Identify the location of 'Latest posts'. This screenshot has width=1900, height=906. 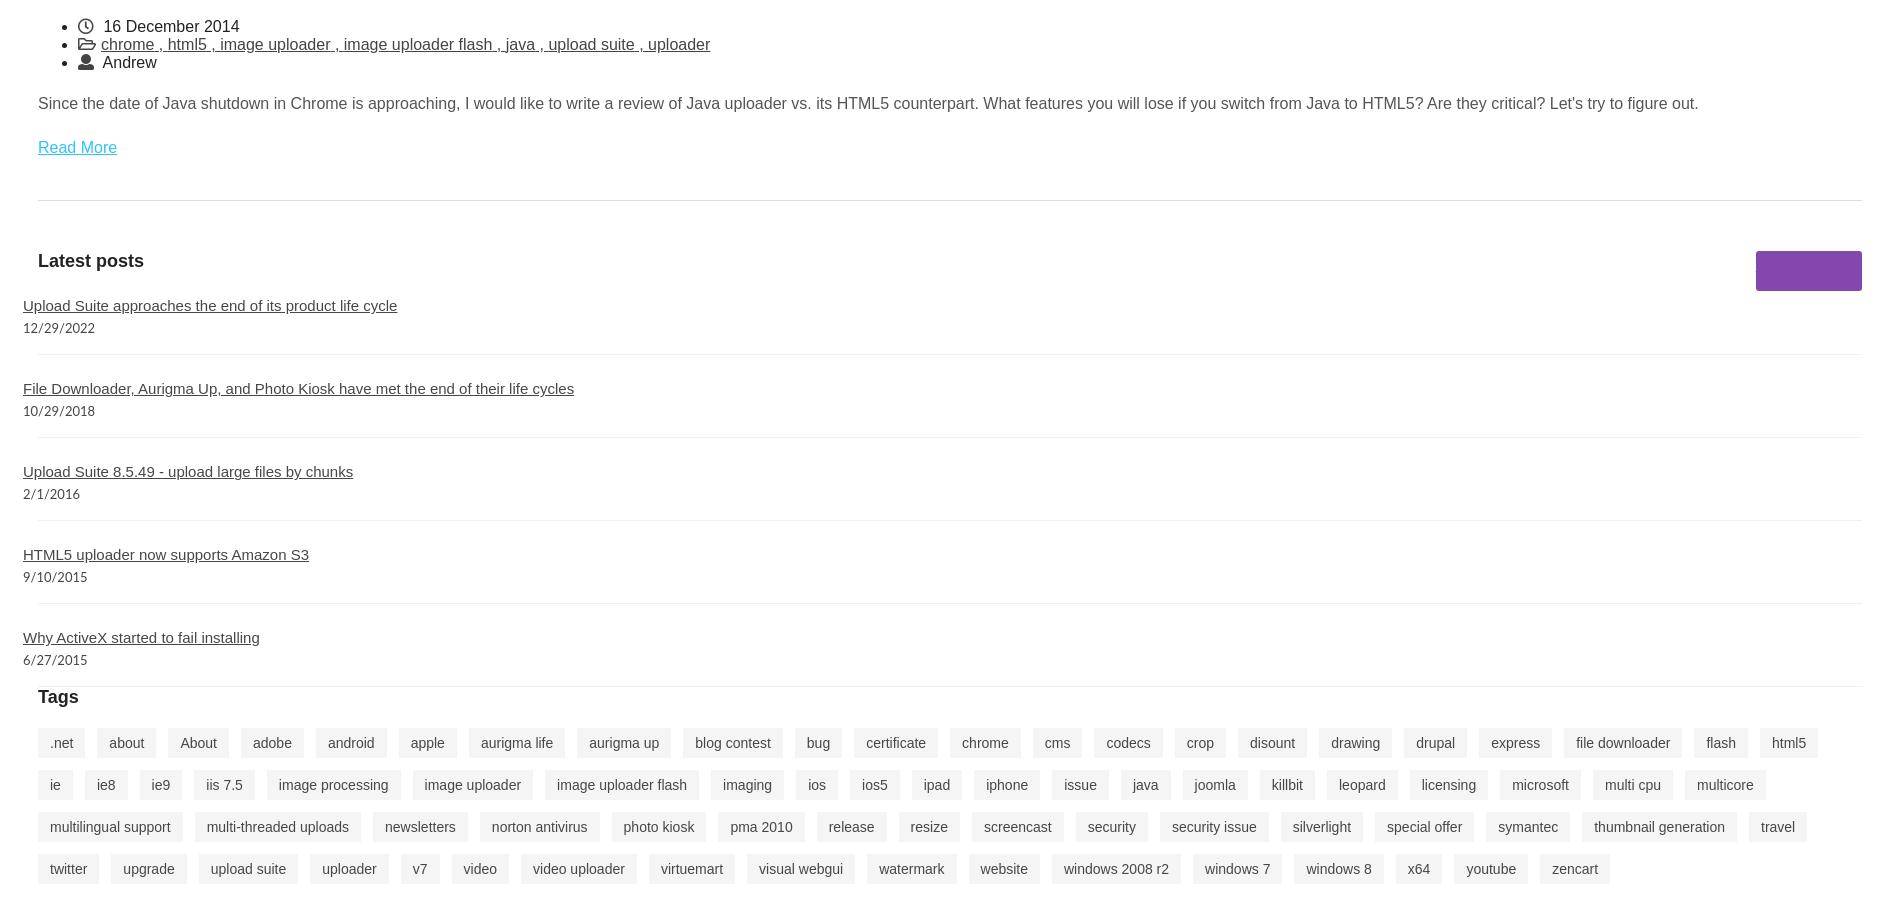
(91, 261).